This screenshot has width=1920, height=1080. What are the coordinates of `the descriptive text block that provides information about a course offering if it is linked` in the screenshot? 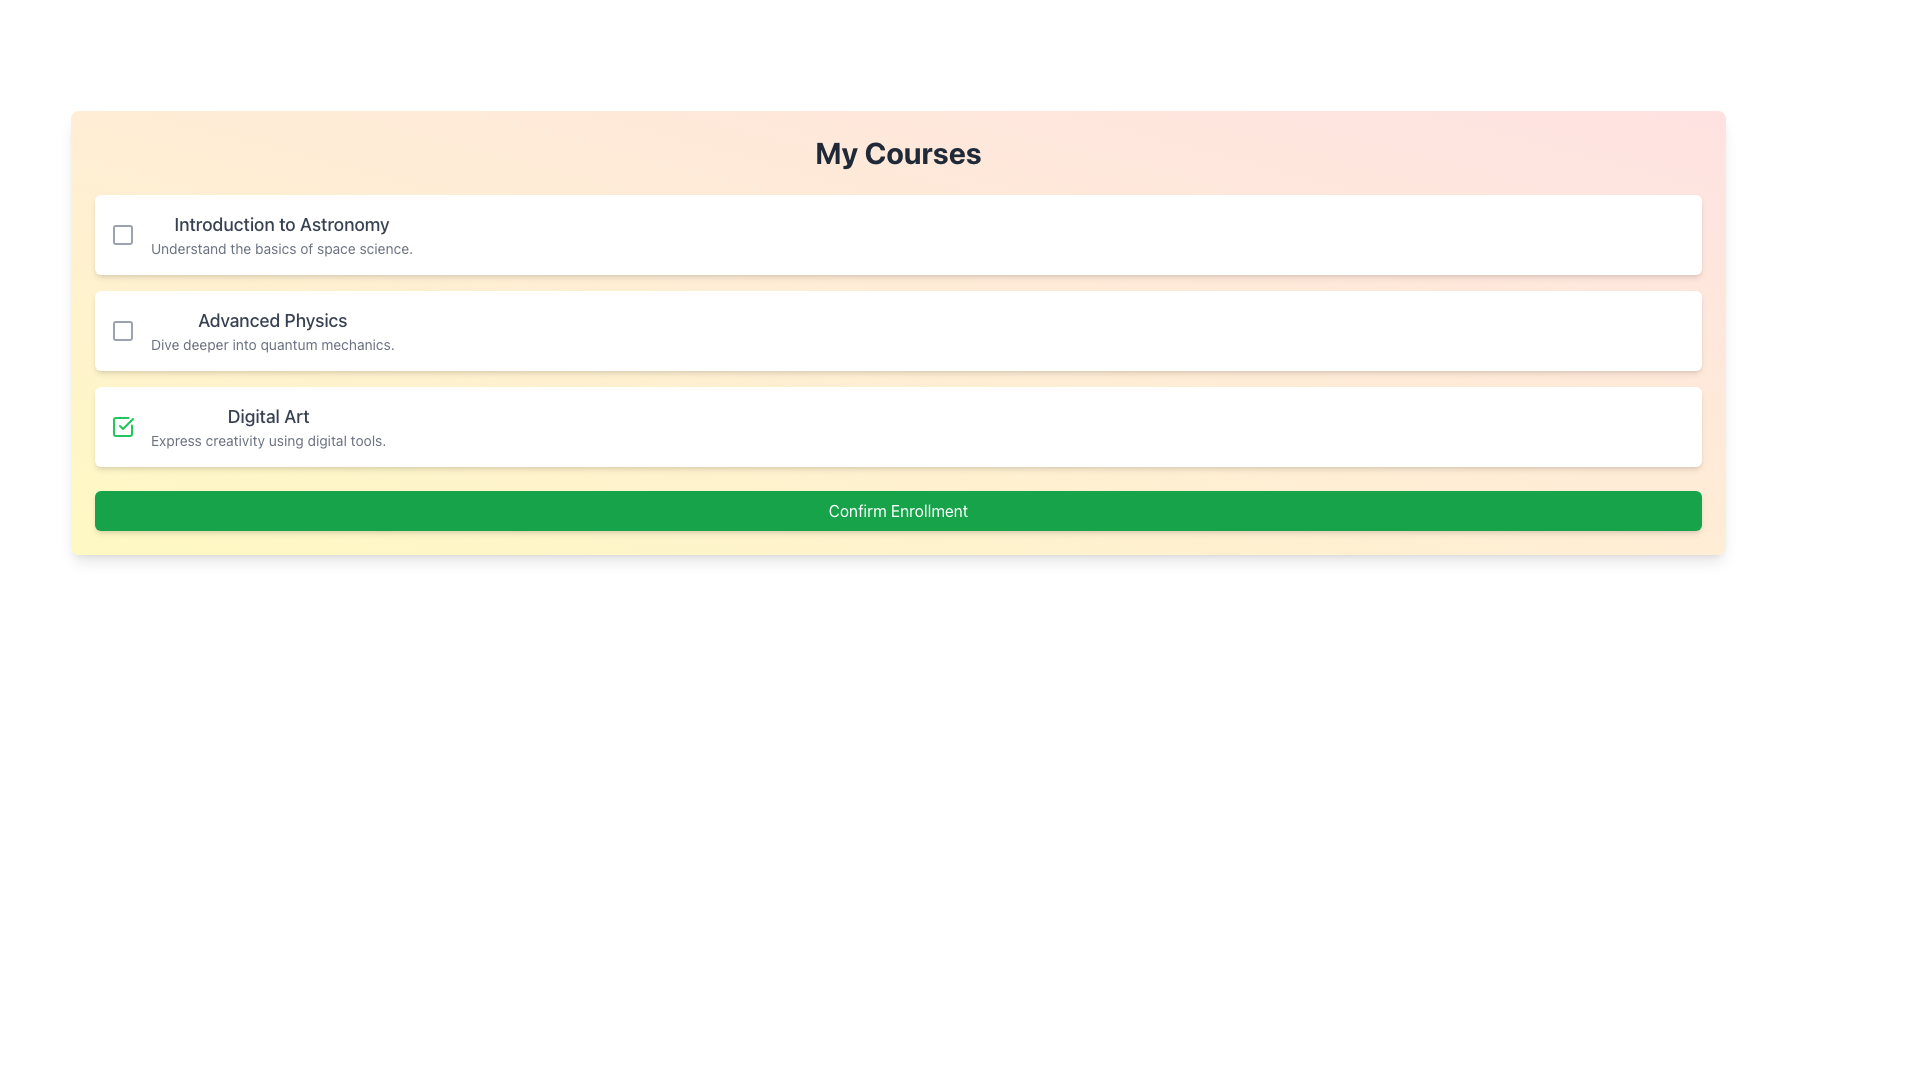 It's located at (281, 234).